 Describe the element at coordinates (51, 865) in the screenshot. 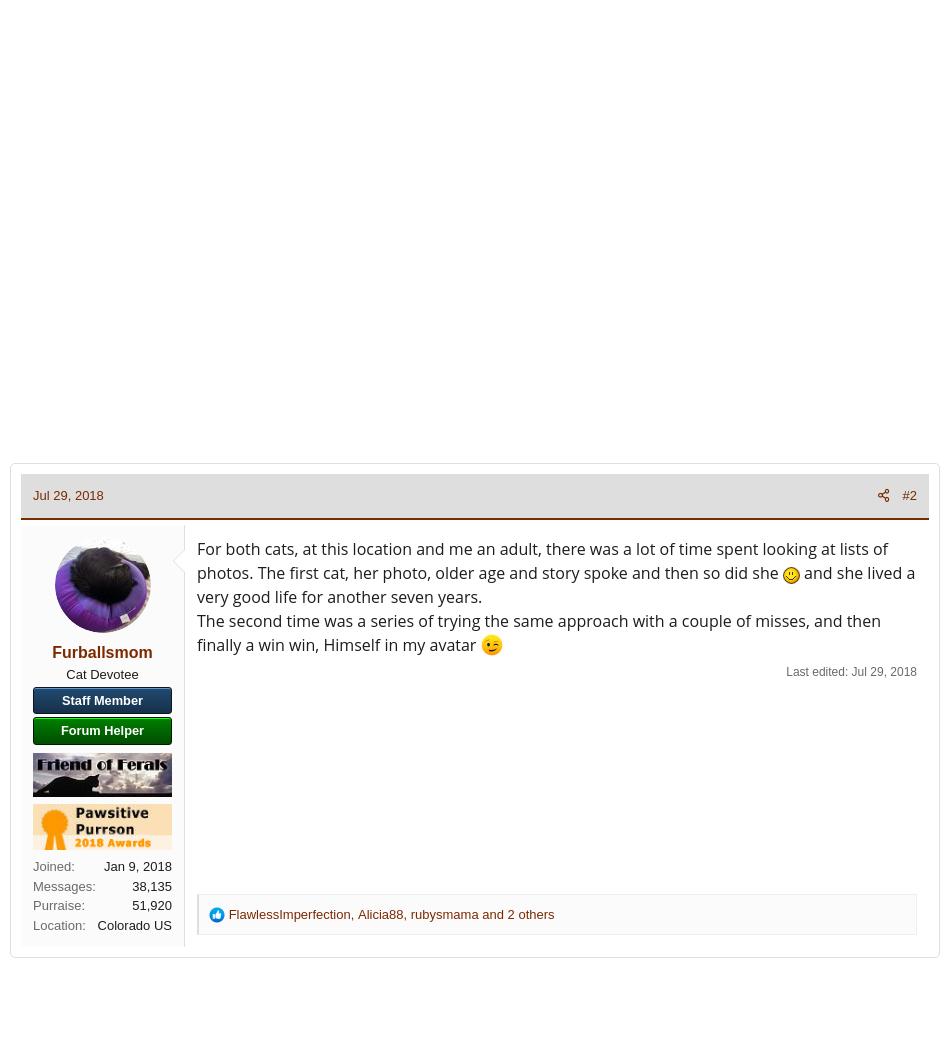

I see `'Joined'` at that location.